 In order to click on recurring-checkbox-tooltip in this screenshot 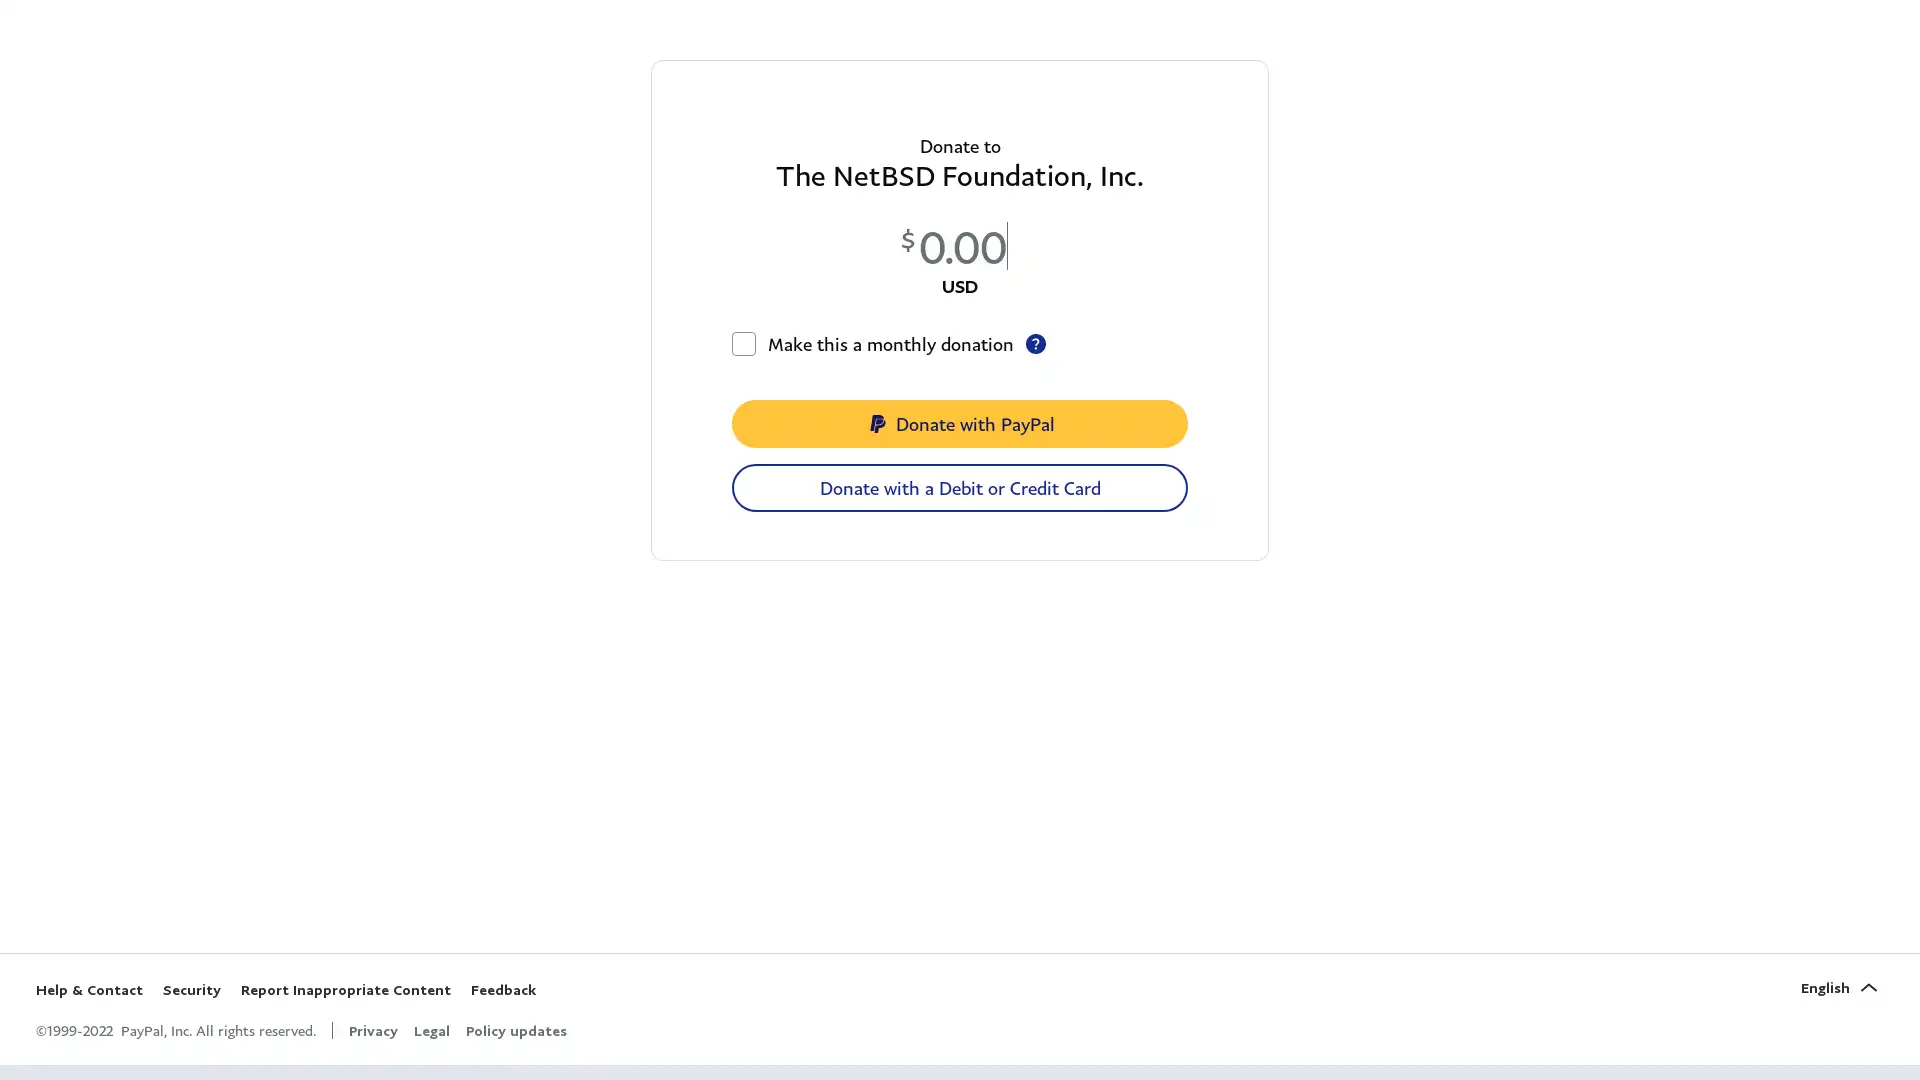, I will do `click(1036, 342)`.